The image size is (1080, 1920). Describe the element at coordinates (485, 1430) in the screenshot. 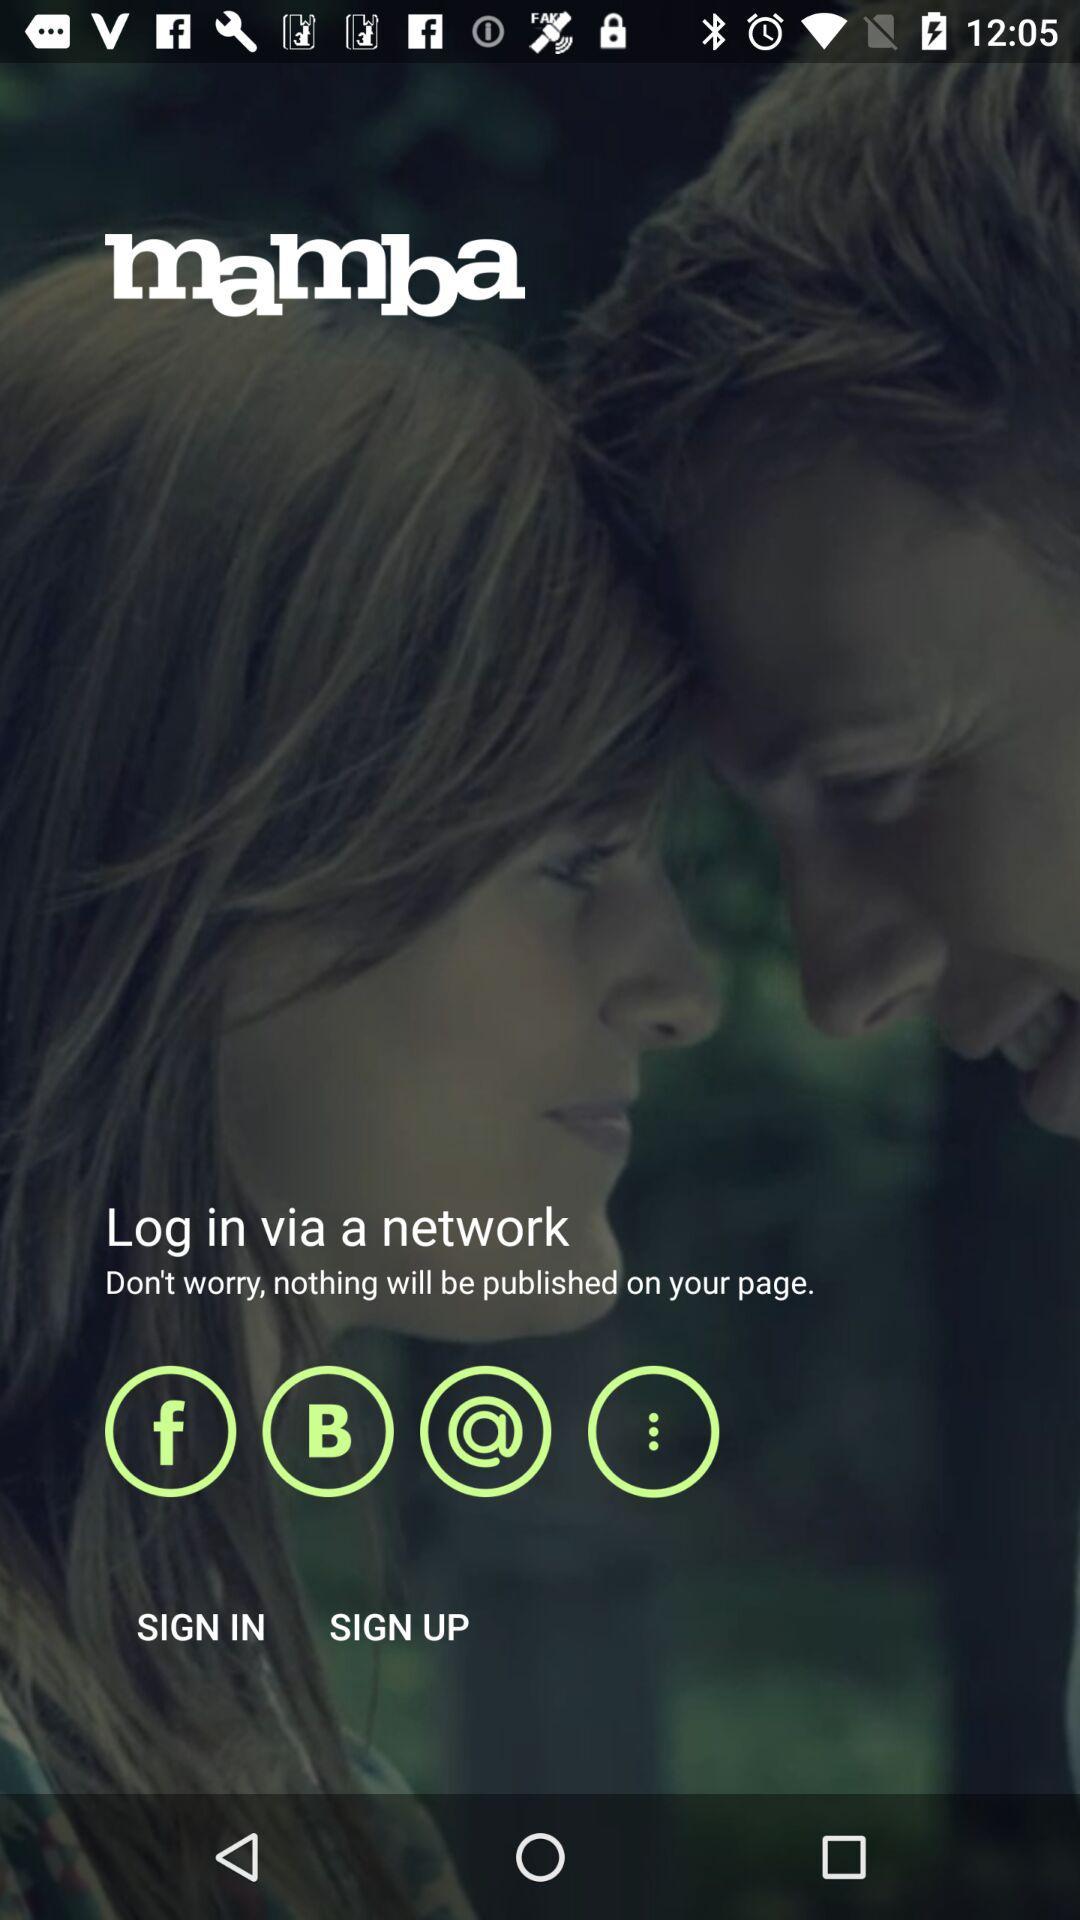

I see `login with email` at that location.